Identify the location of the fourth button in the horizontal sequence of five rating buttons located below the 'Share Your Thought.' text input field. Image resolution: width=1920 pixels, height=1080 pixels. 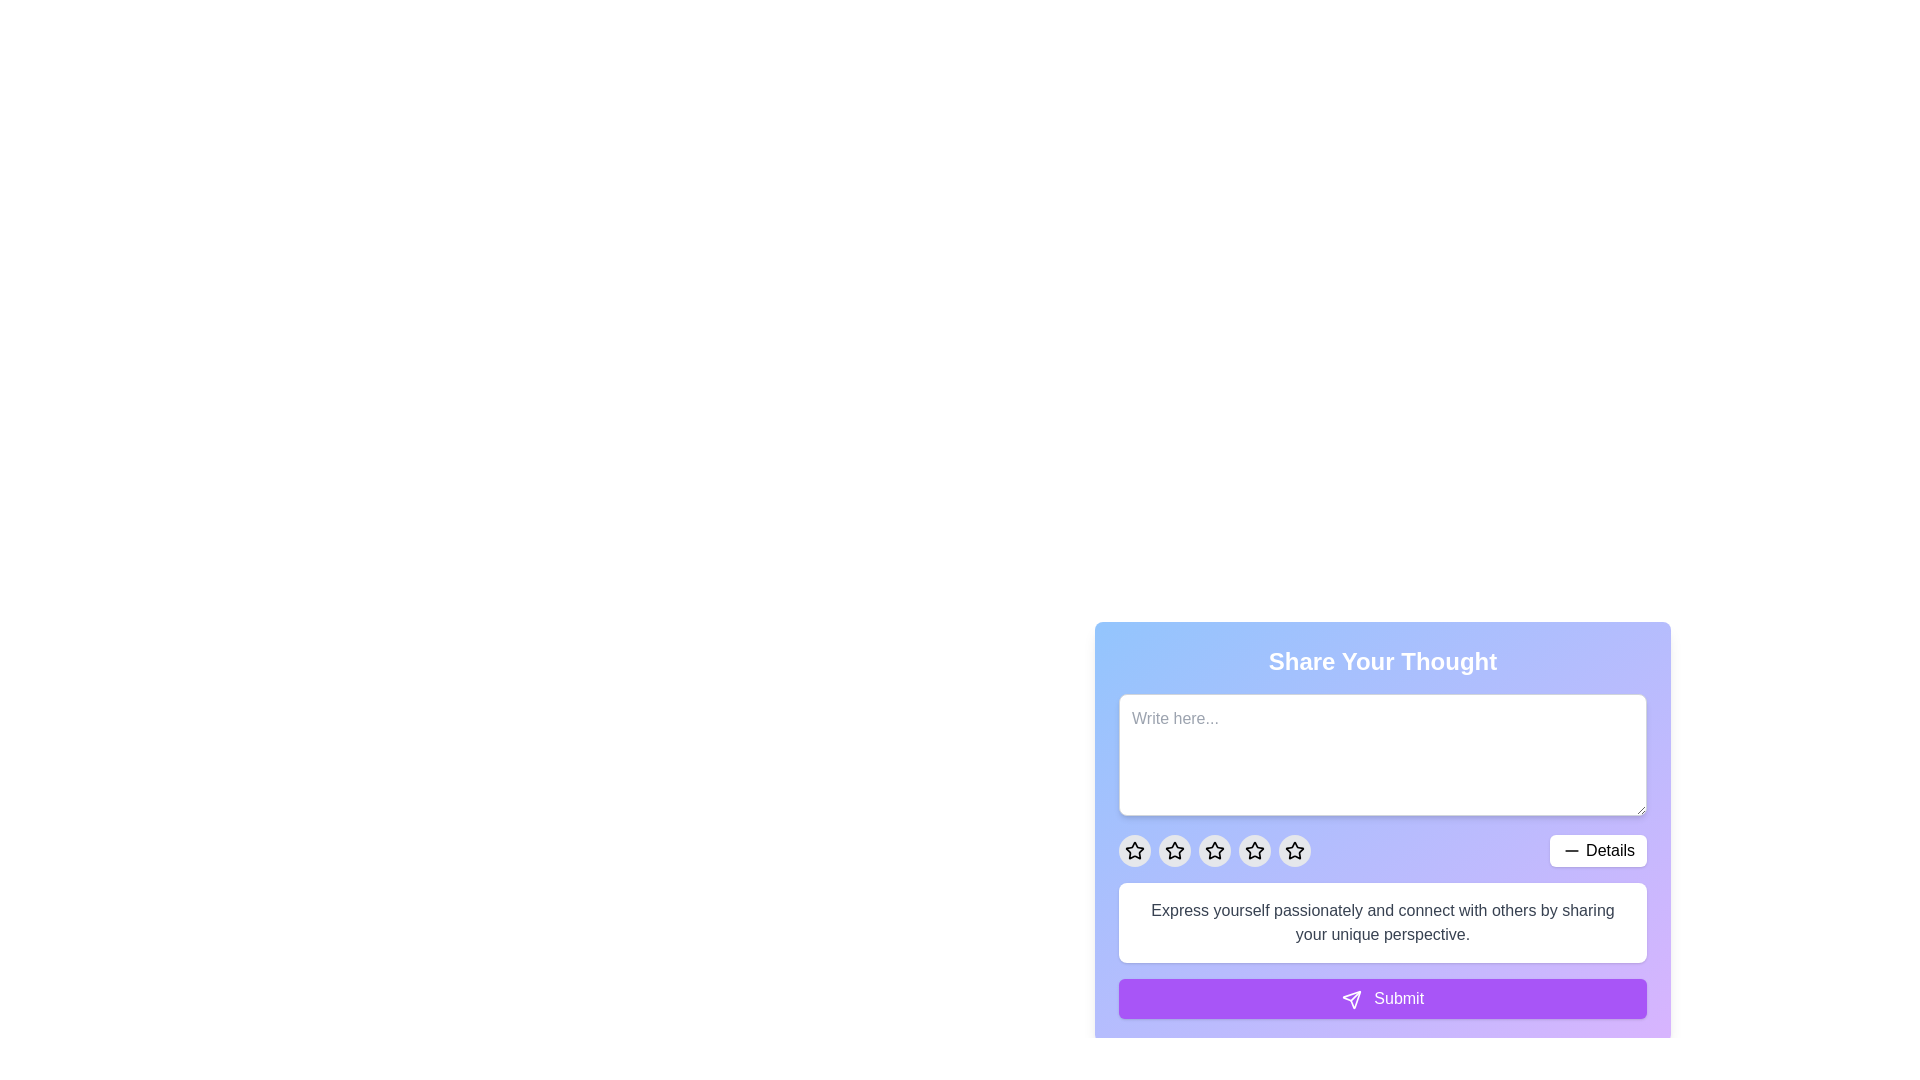
(1175, 851).